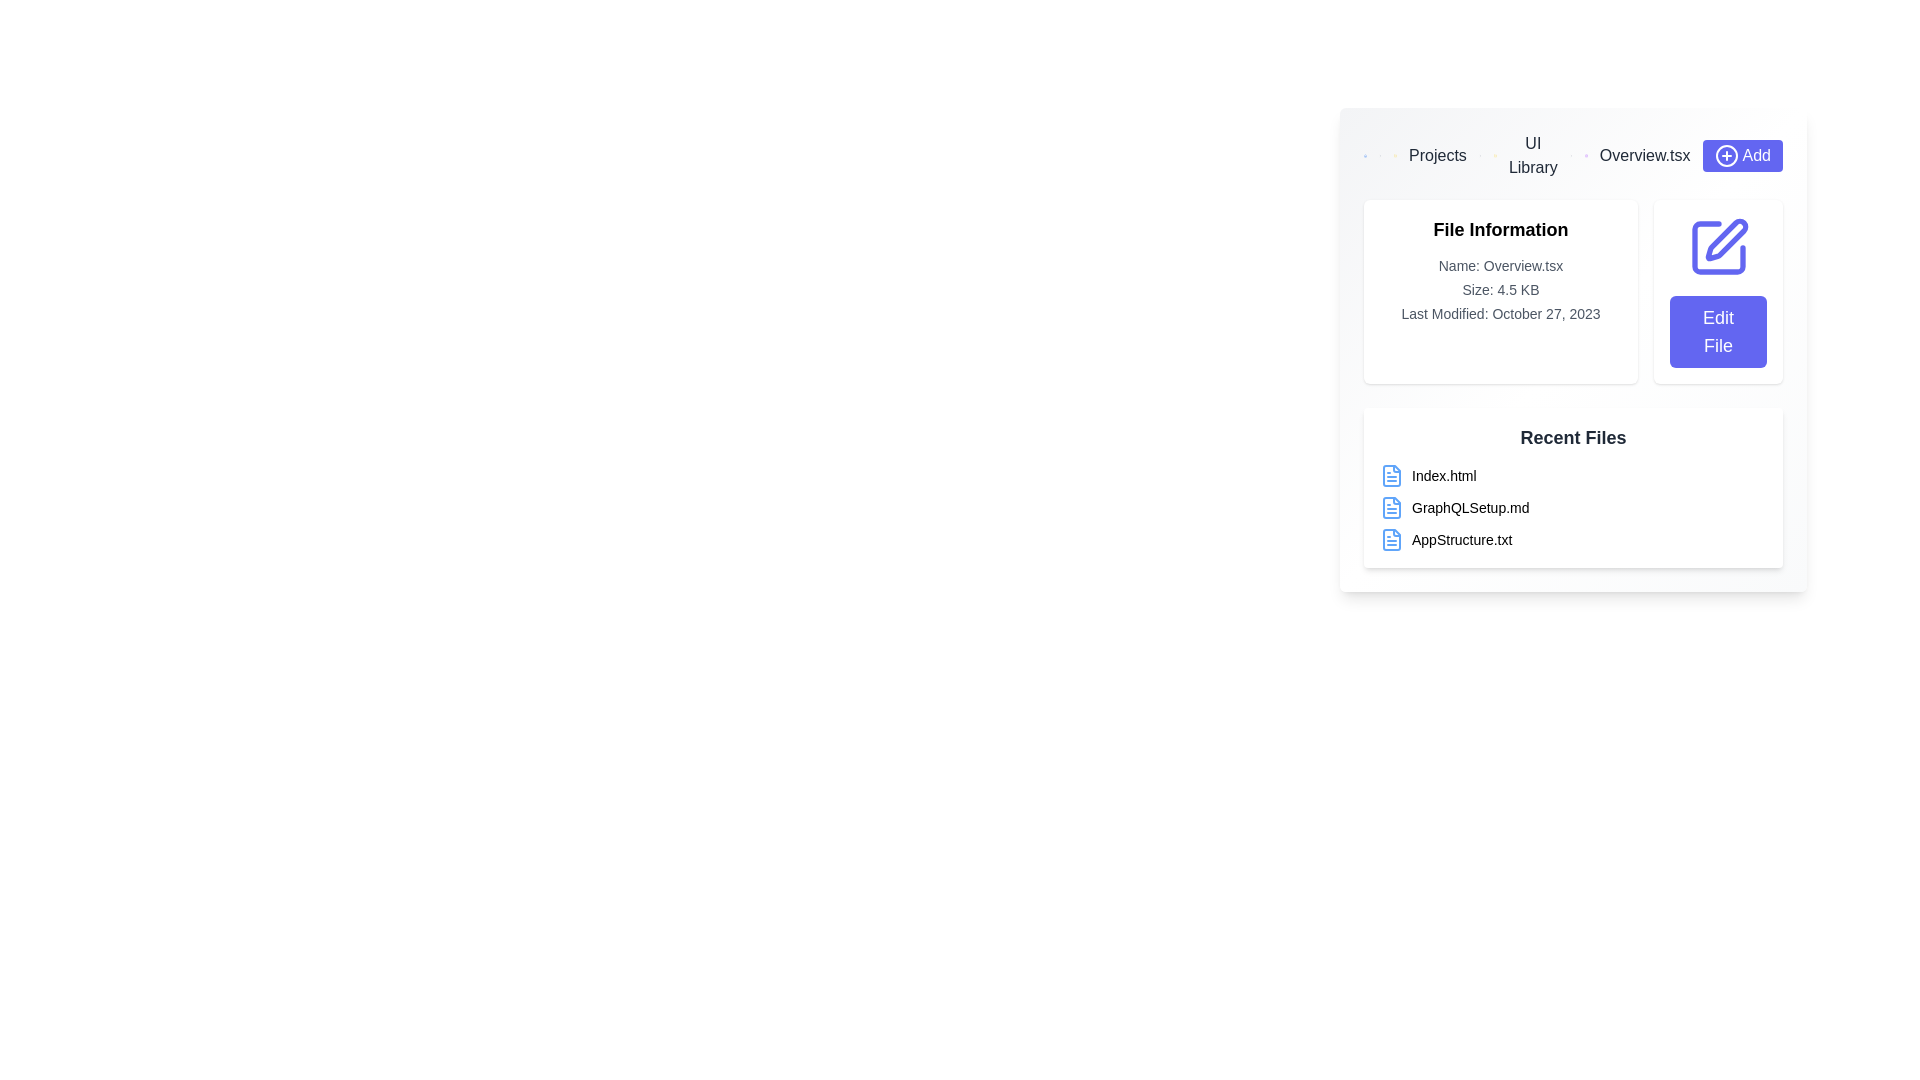 The width and height of the screenshot is (1920, 1080). I want to click on static text label displaying 'Name: Overview.tsx' located in the top region of the 'File Information' section, so click(1501, 265).